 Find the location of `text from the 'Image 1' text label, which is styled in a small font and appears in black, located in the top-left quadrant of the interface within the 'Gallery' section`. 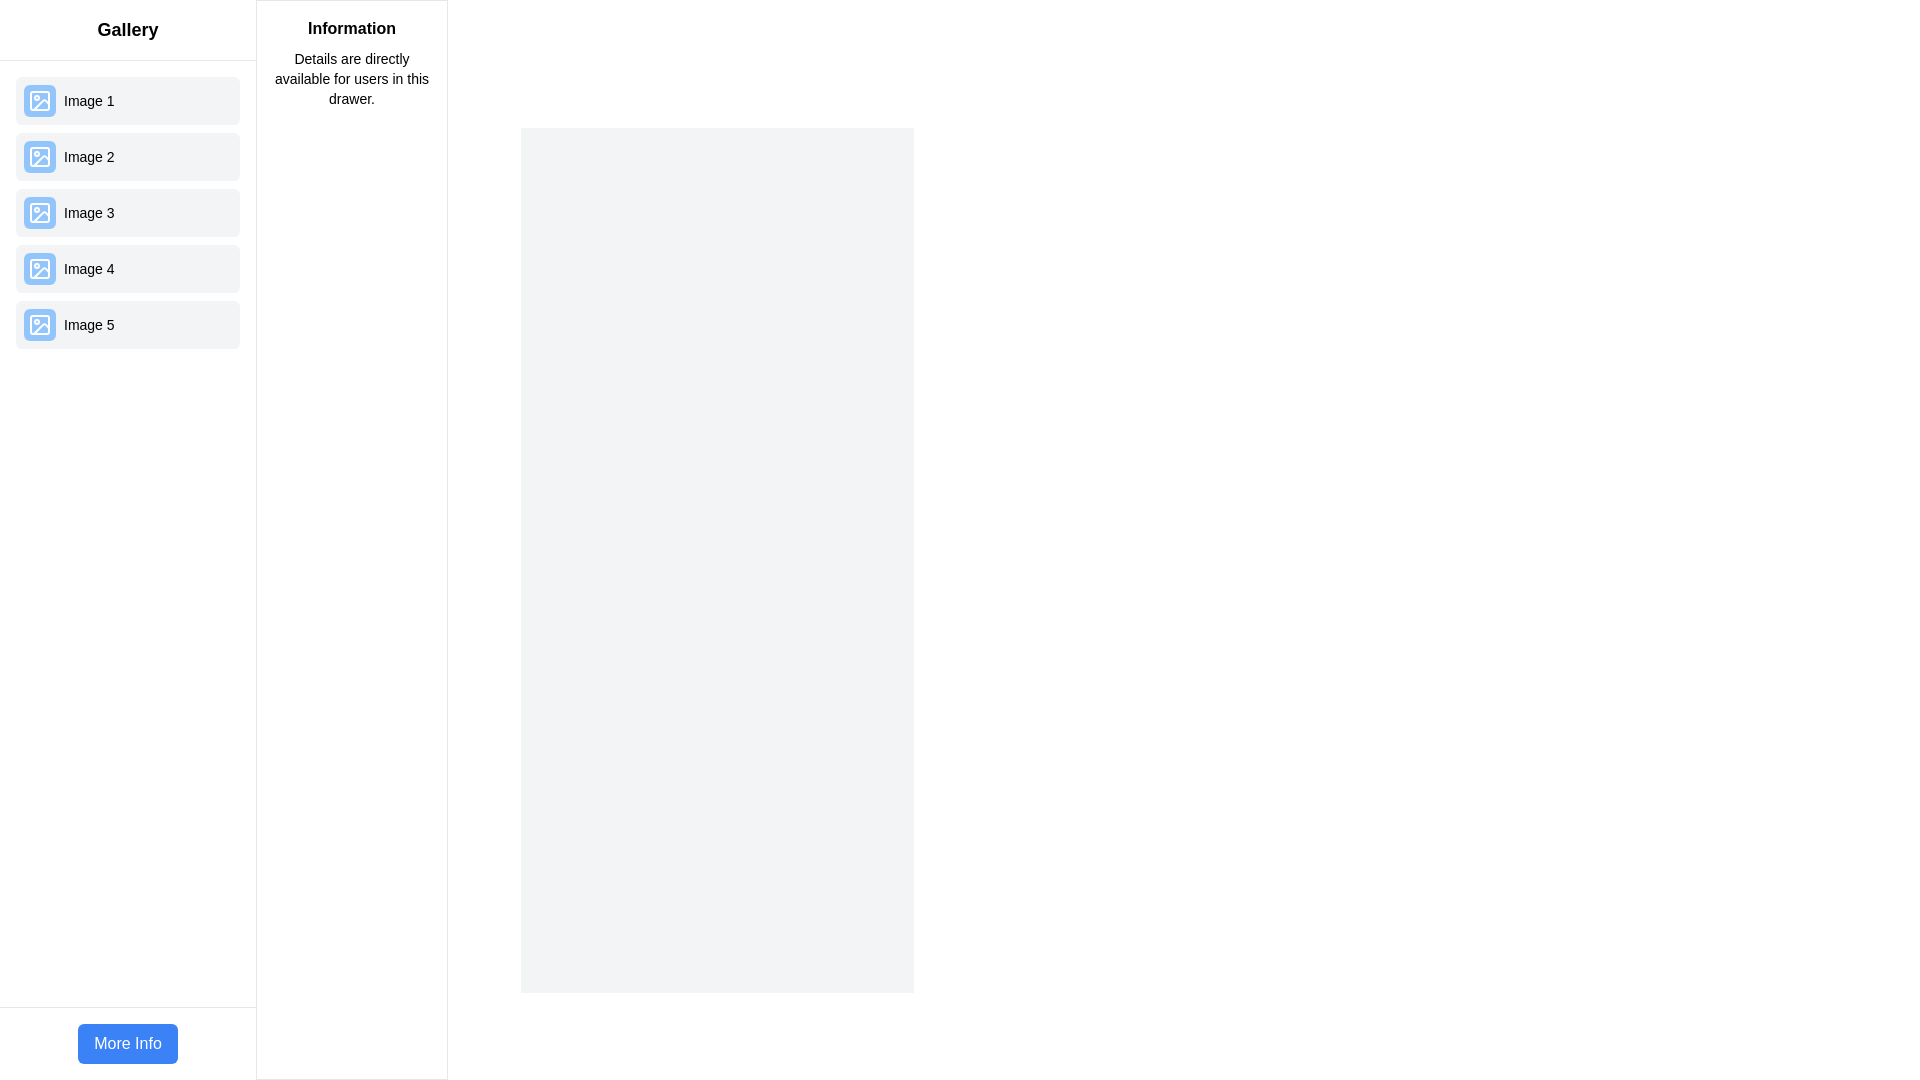

text from the 'Image 1' text label, which is styled in a small font and appears in black, located in the top-left quadrant of the interface within the 'Gallery' section is located at coordinates (88, 100).